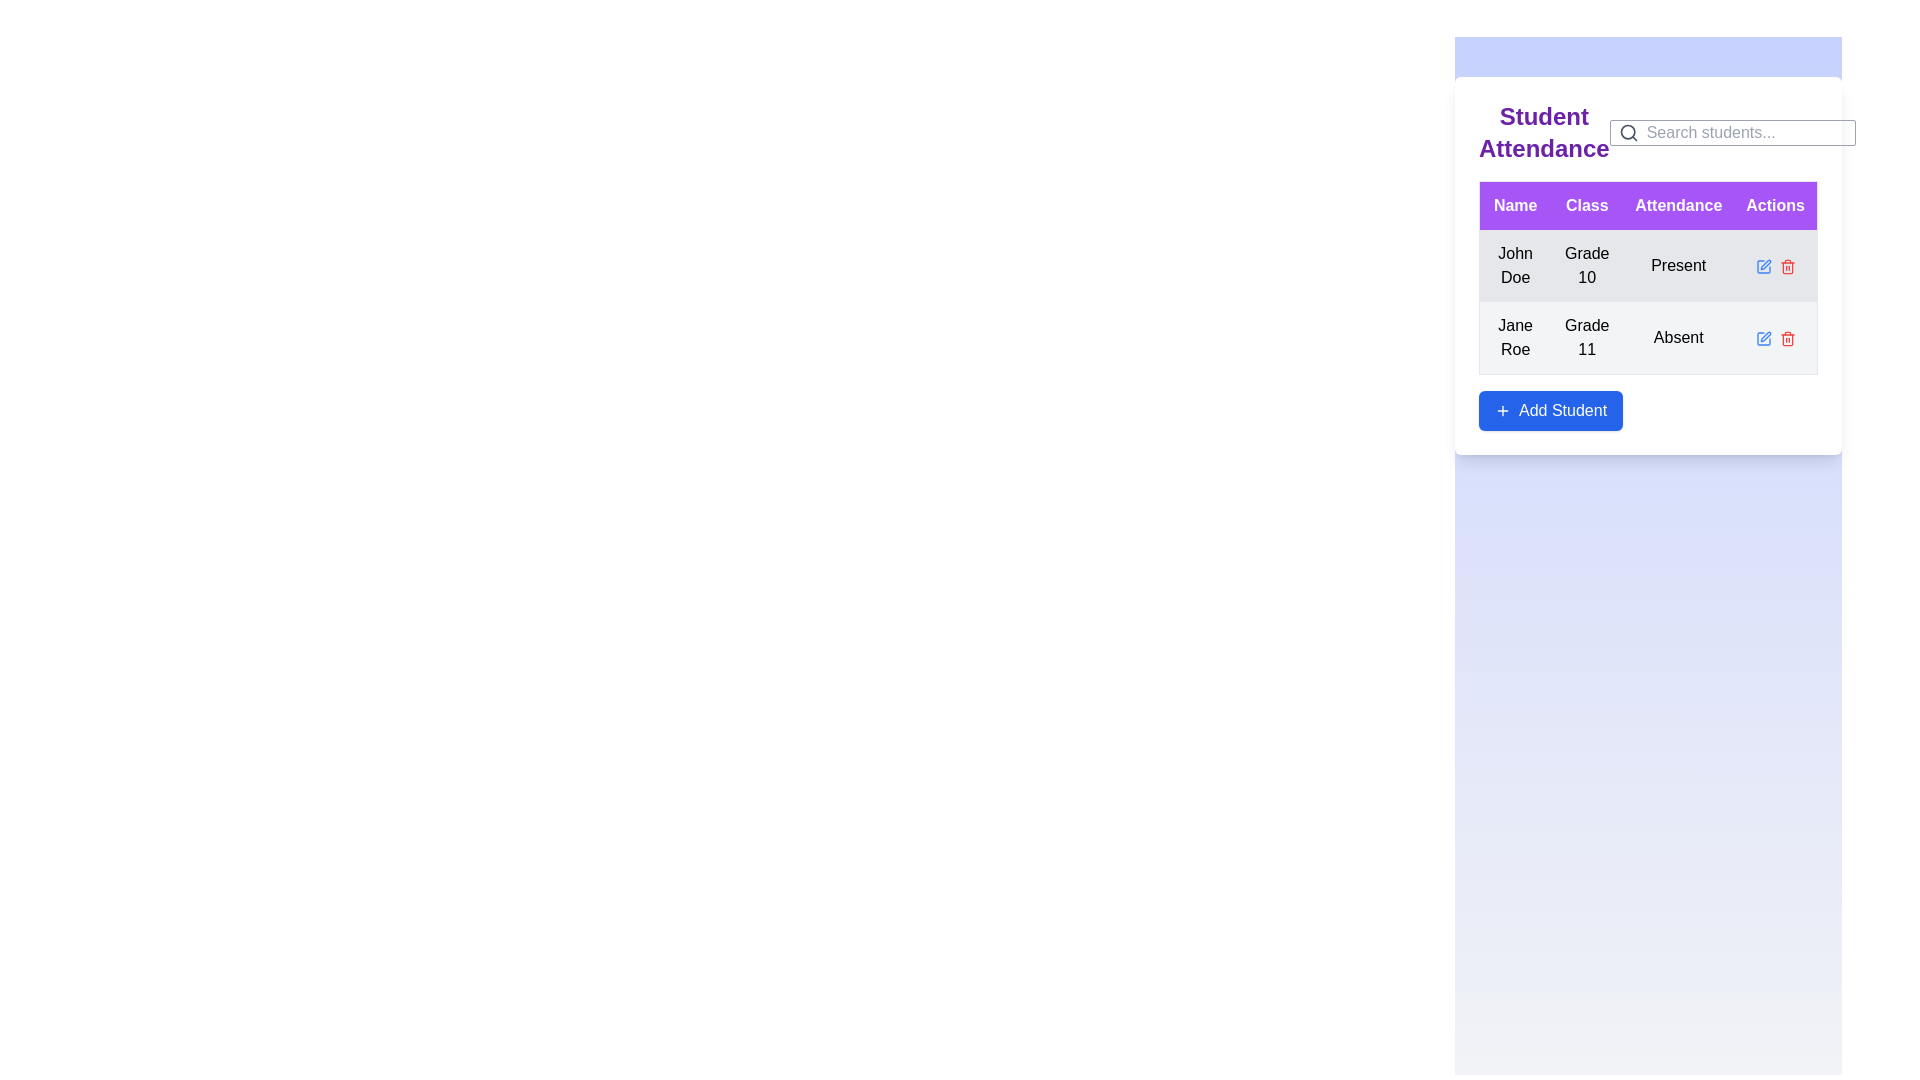  Describe the element at coordinates (1648, 265) in the screenshot. I see `the buttons within the attendance records table located in the central area of the interface for respective actions` at that location.